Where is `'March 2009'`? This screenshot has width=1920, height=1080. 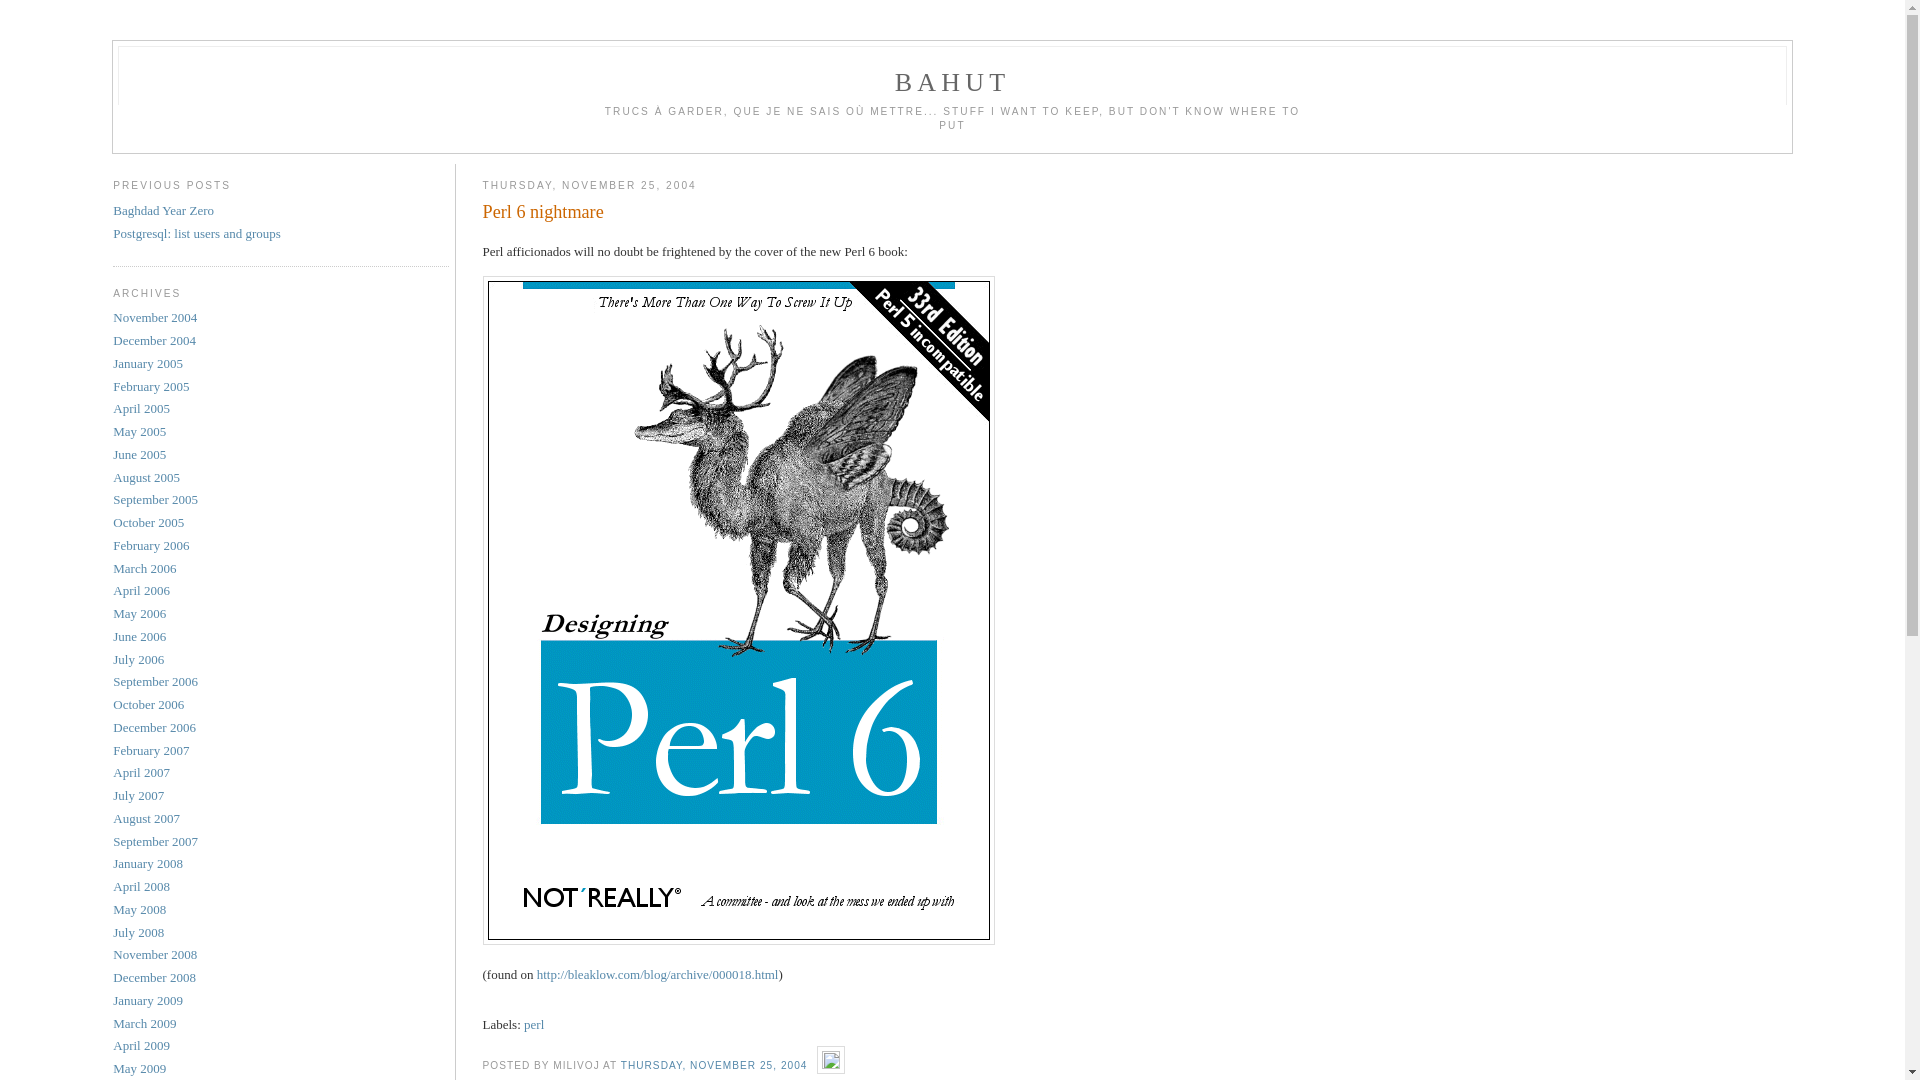
'March 2009' is located at coordinates (143, 1023).